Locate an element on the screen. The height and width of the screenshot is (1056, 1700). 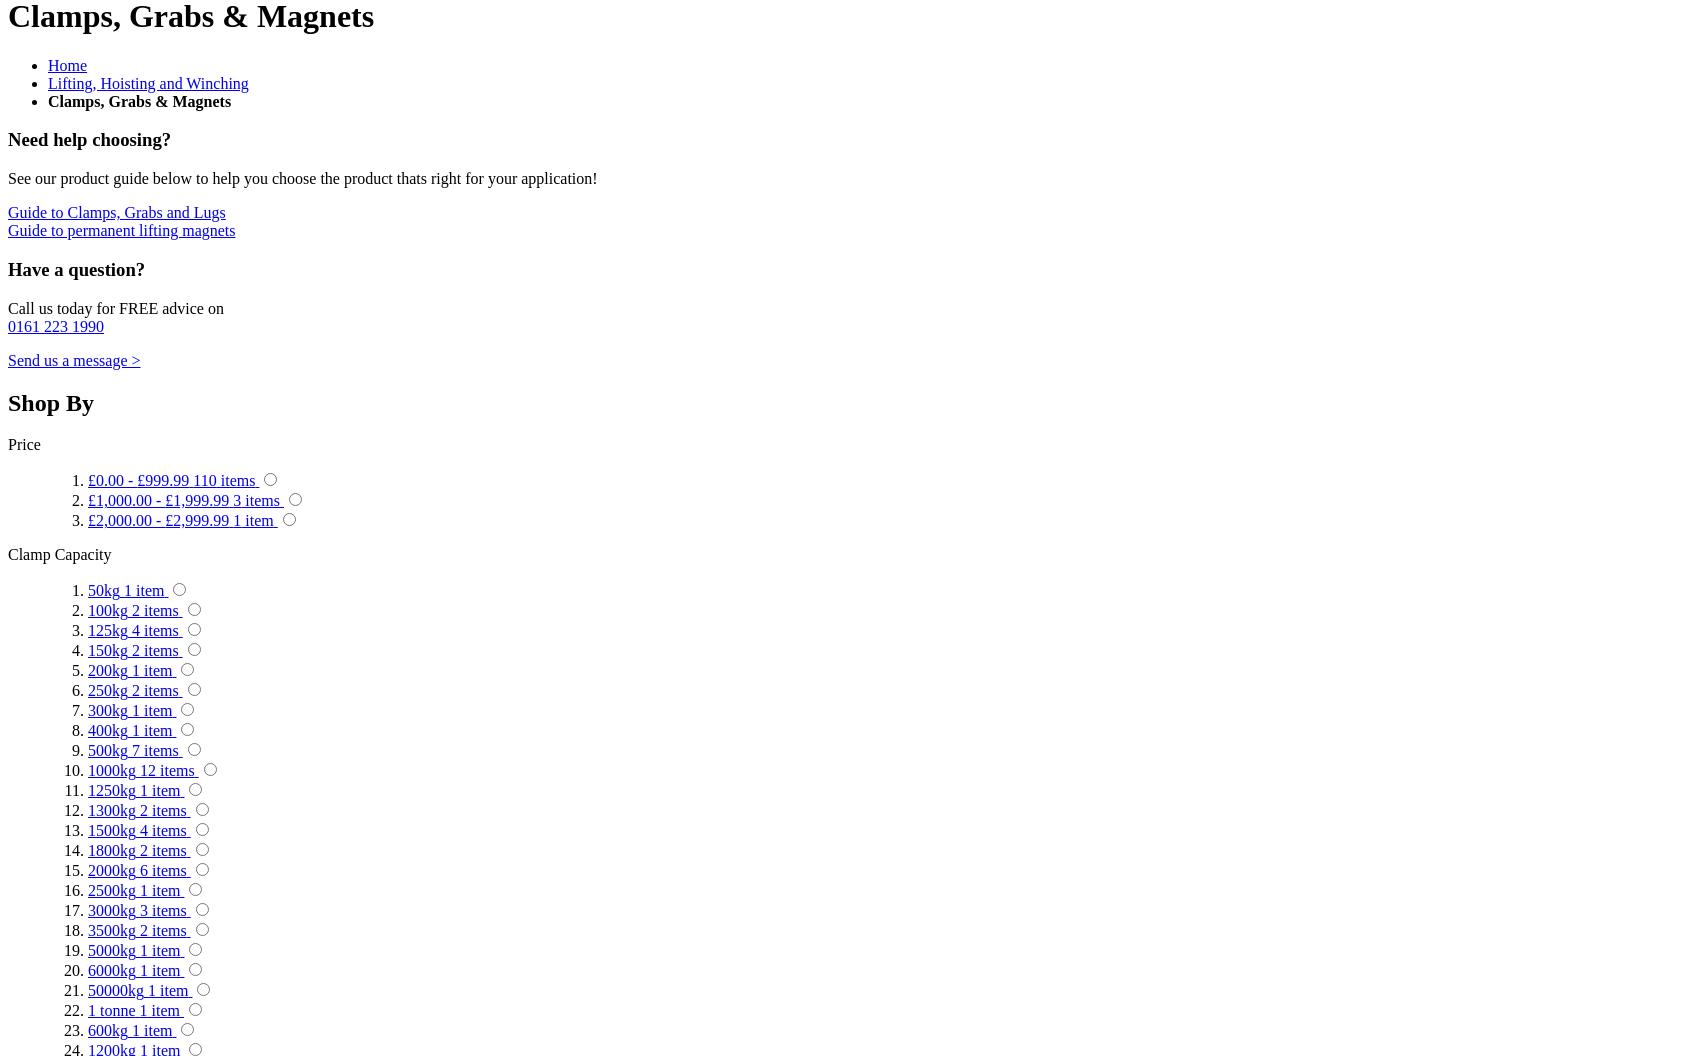
'Call us today for FREE advice on' is located at coordinates (114, 307).